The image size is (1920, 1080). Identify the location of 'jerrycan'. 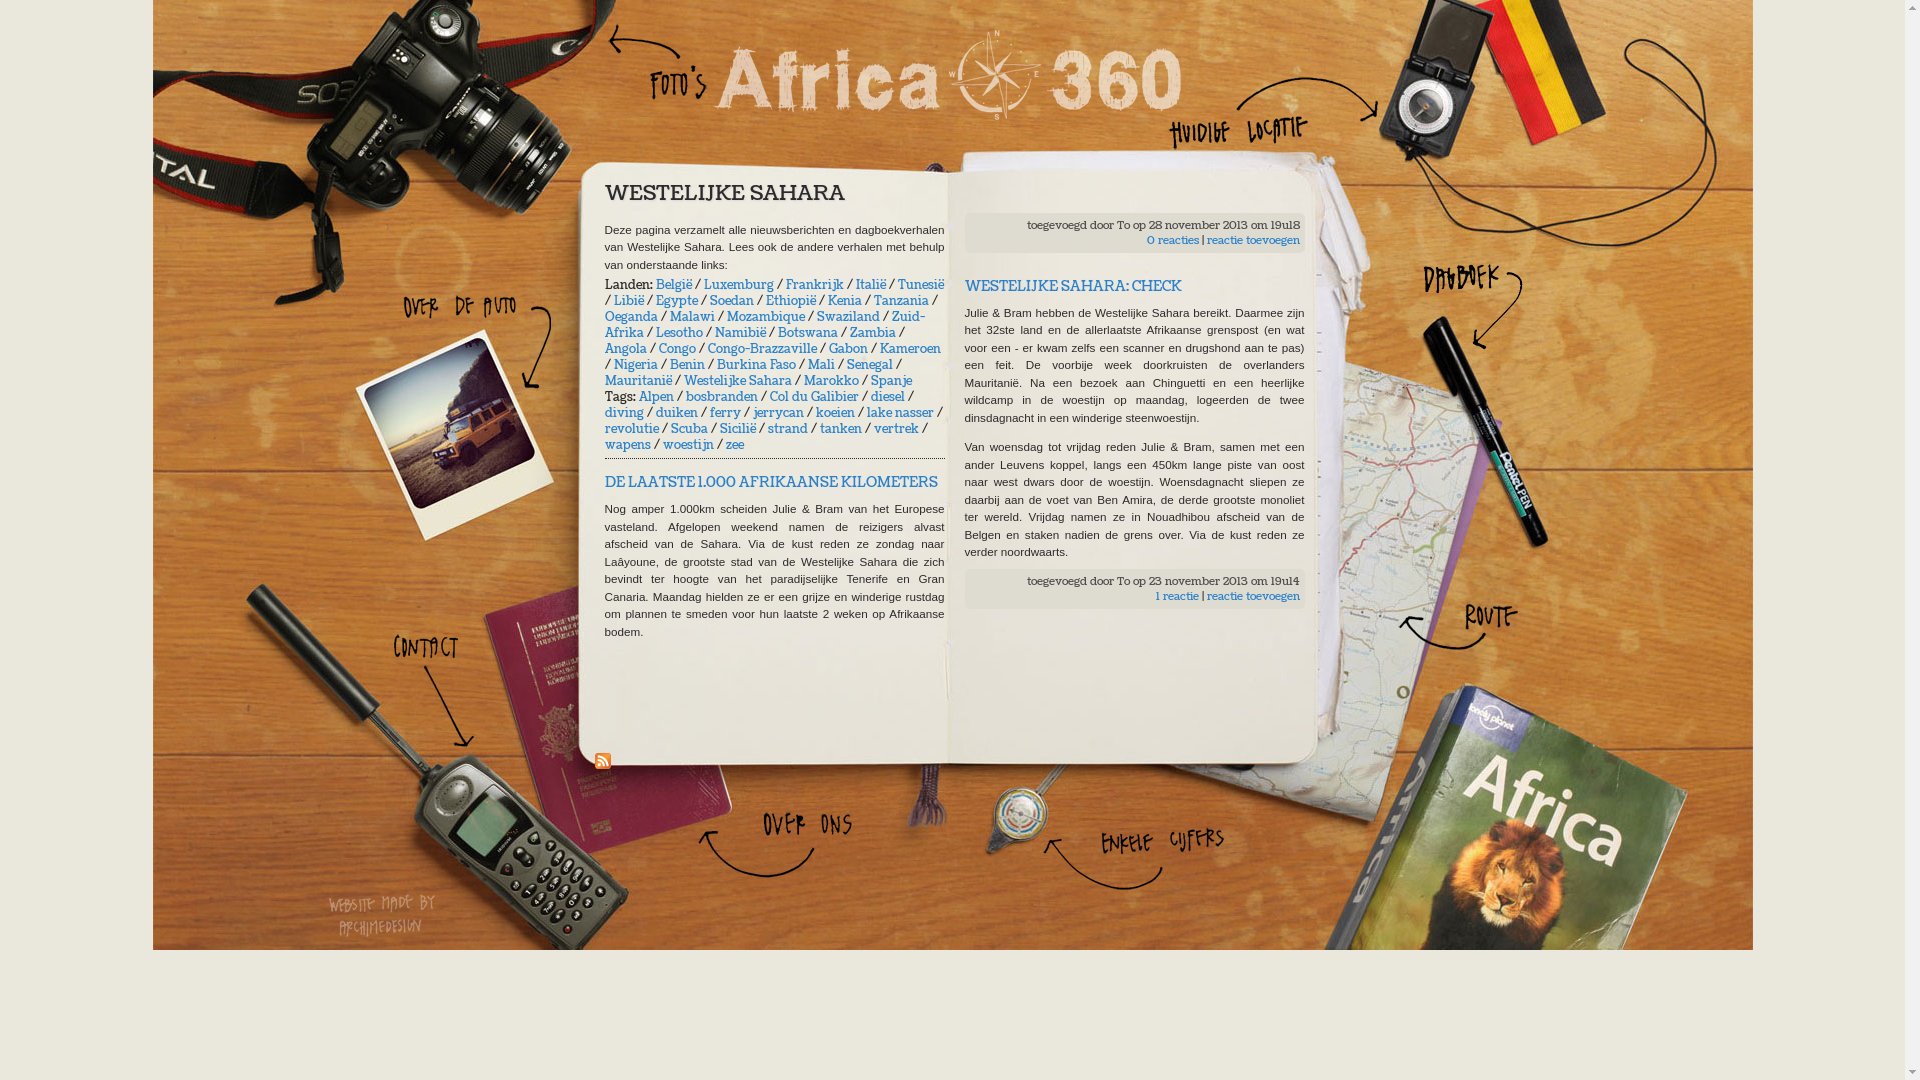
(751, 411).